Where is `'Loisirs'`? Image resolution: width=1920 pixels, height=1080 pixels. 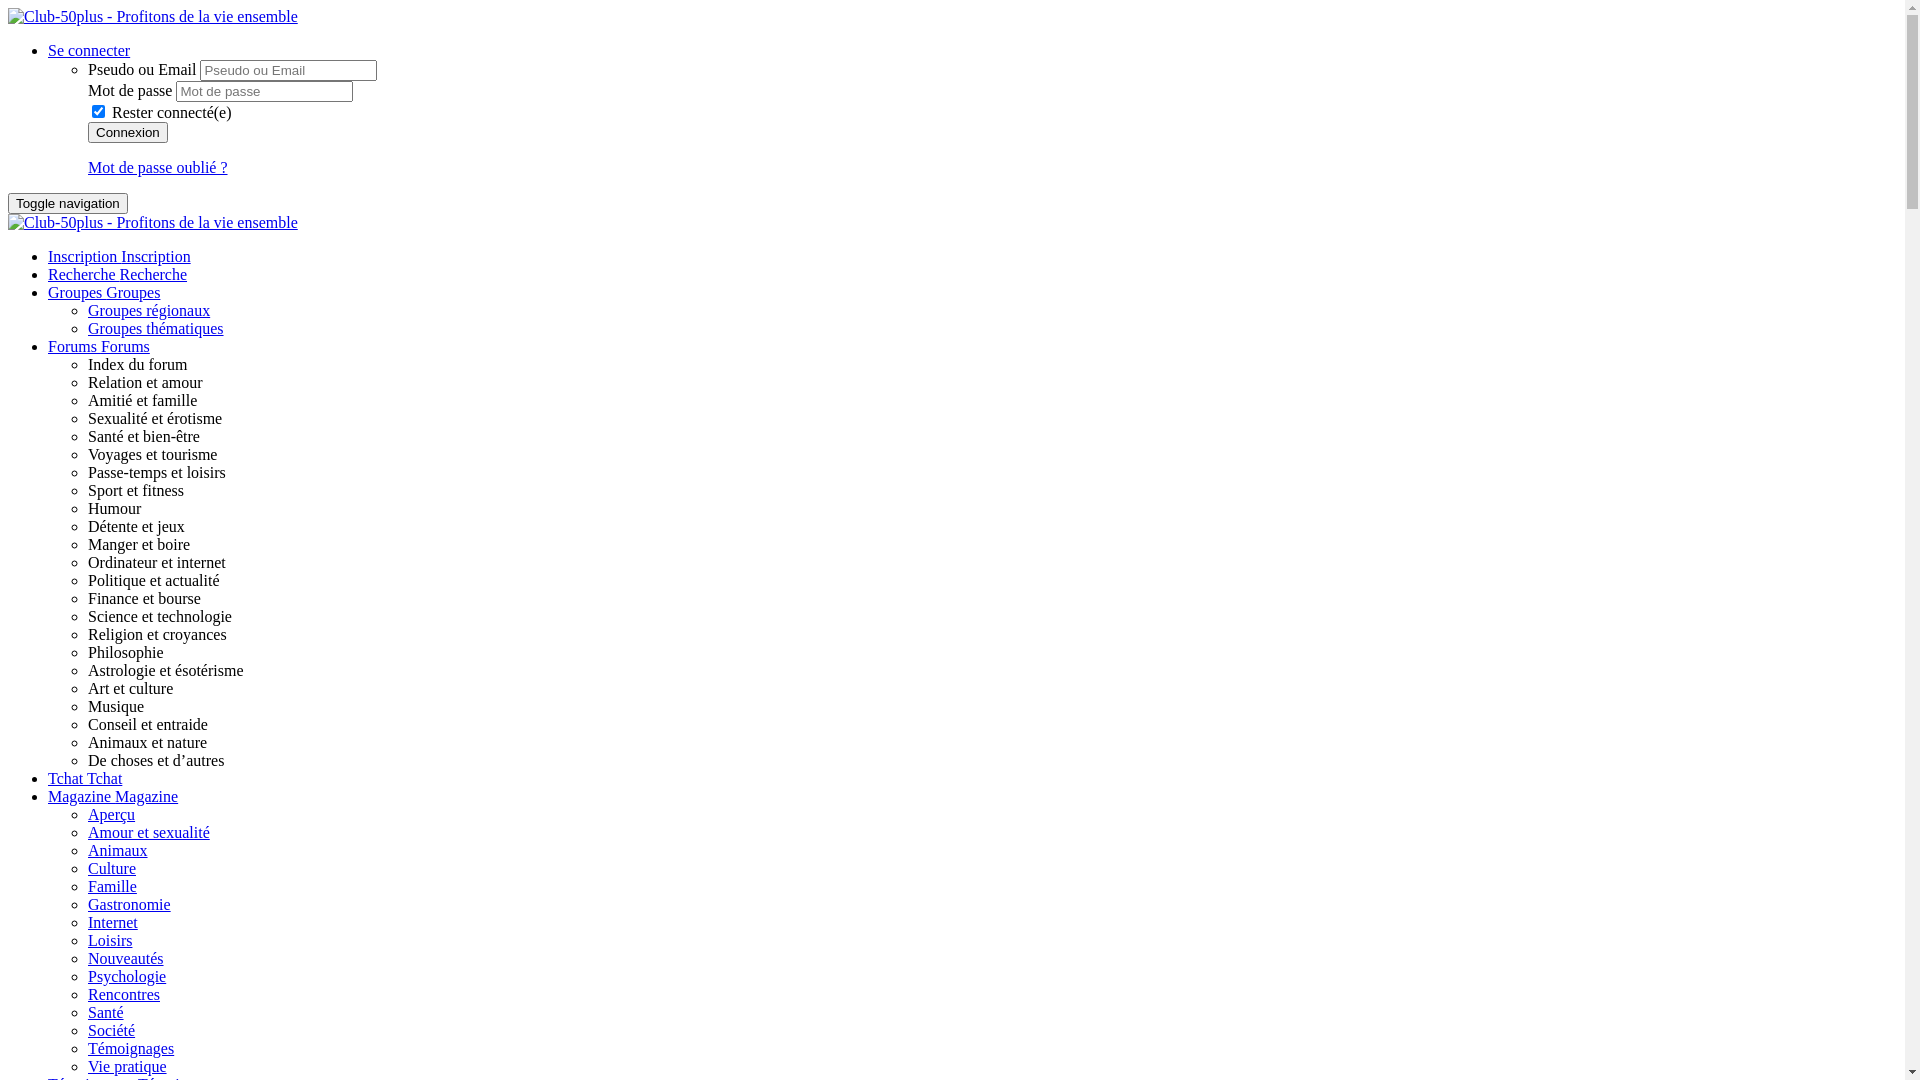 'Loisirs' is located at coordinates (109, 940).